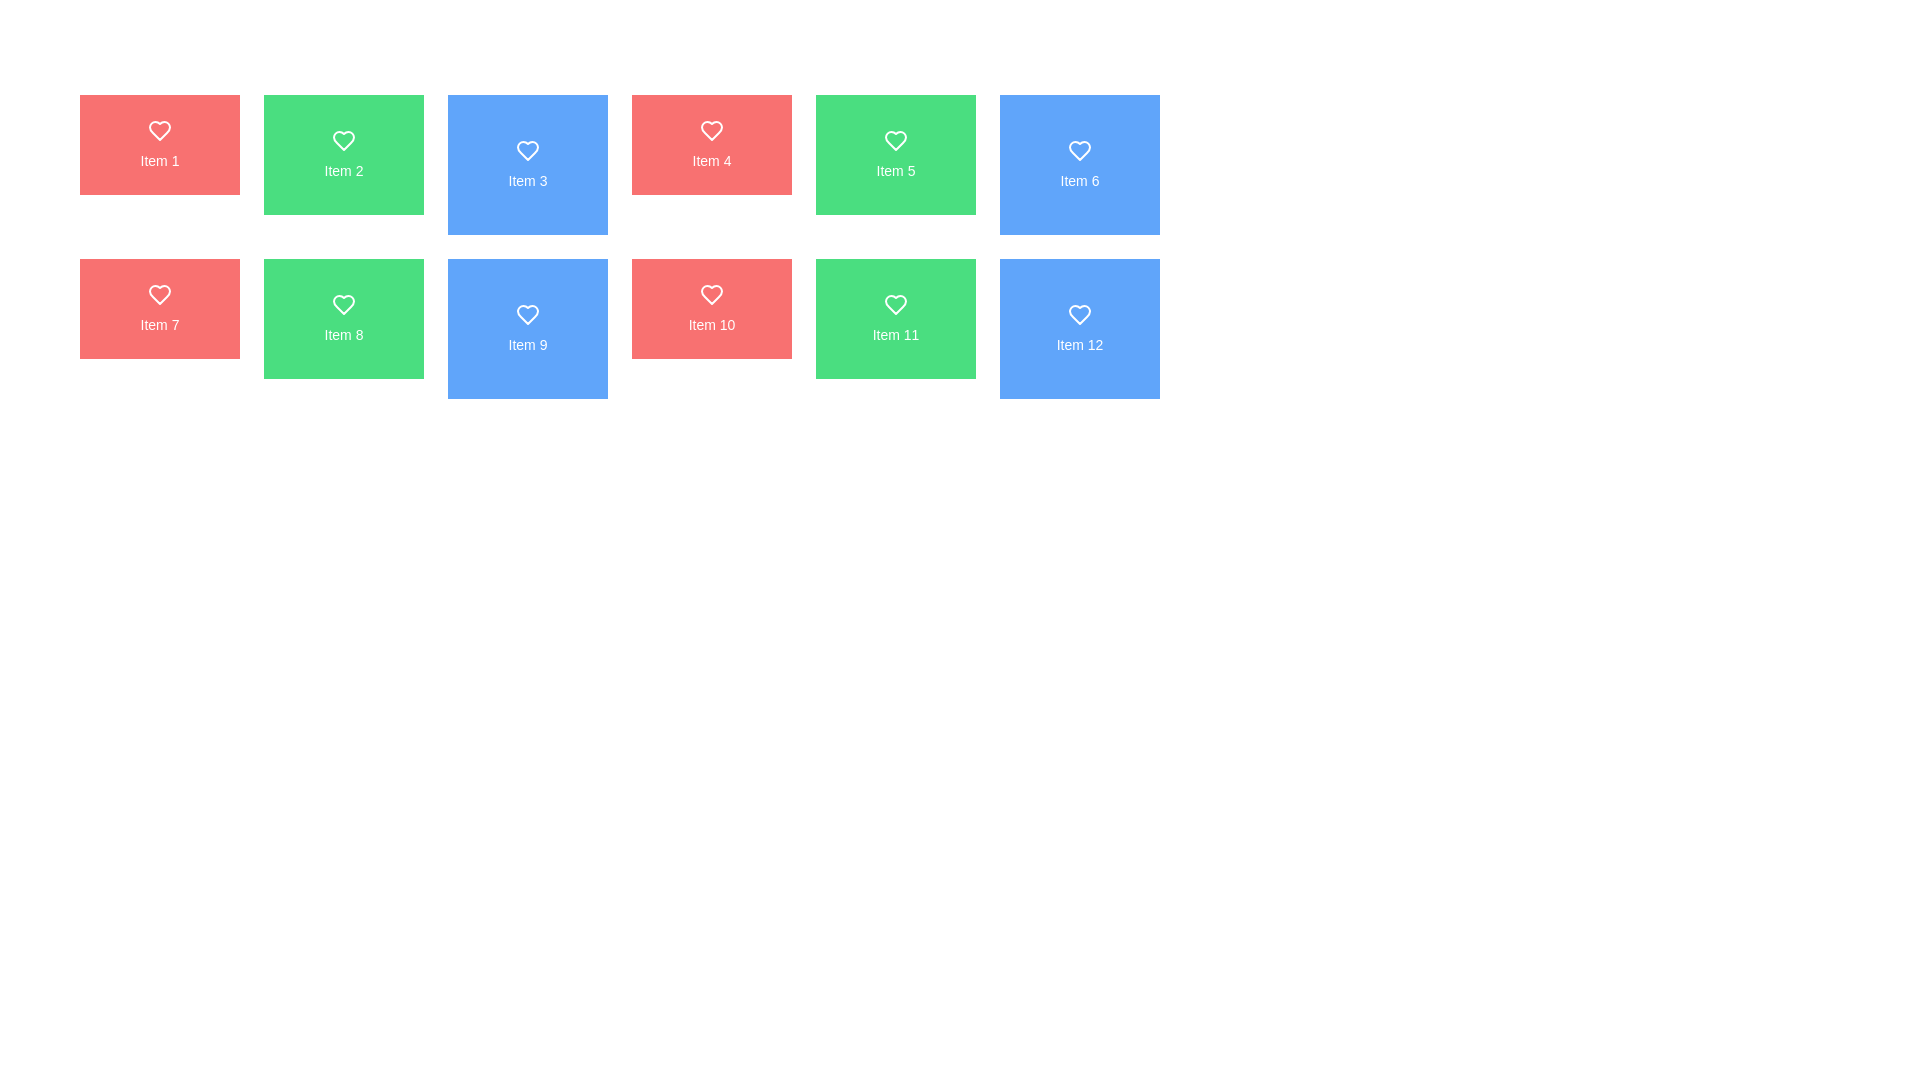  What do you see at coordinates (528, 164) in the screenshot?
I see `the rectangular clickable component labeled 'Item 3', which features a white heart icon and a blue background` at bounding box center [528, 164].